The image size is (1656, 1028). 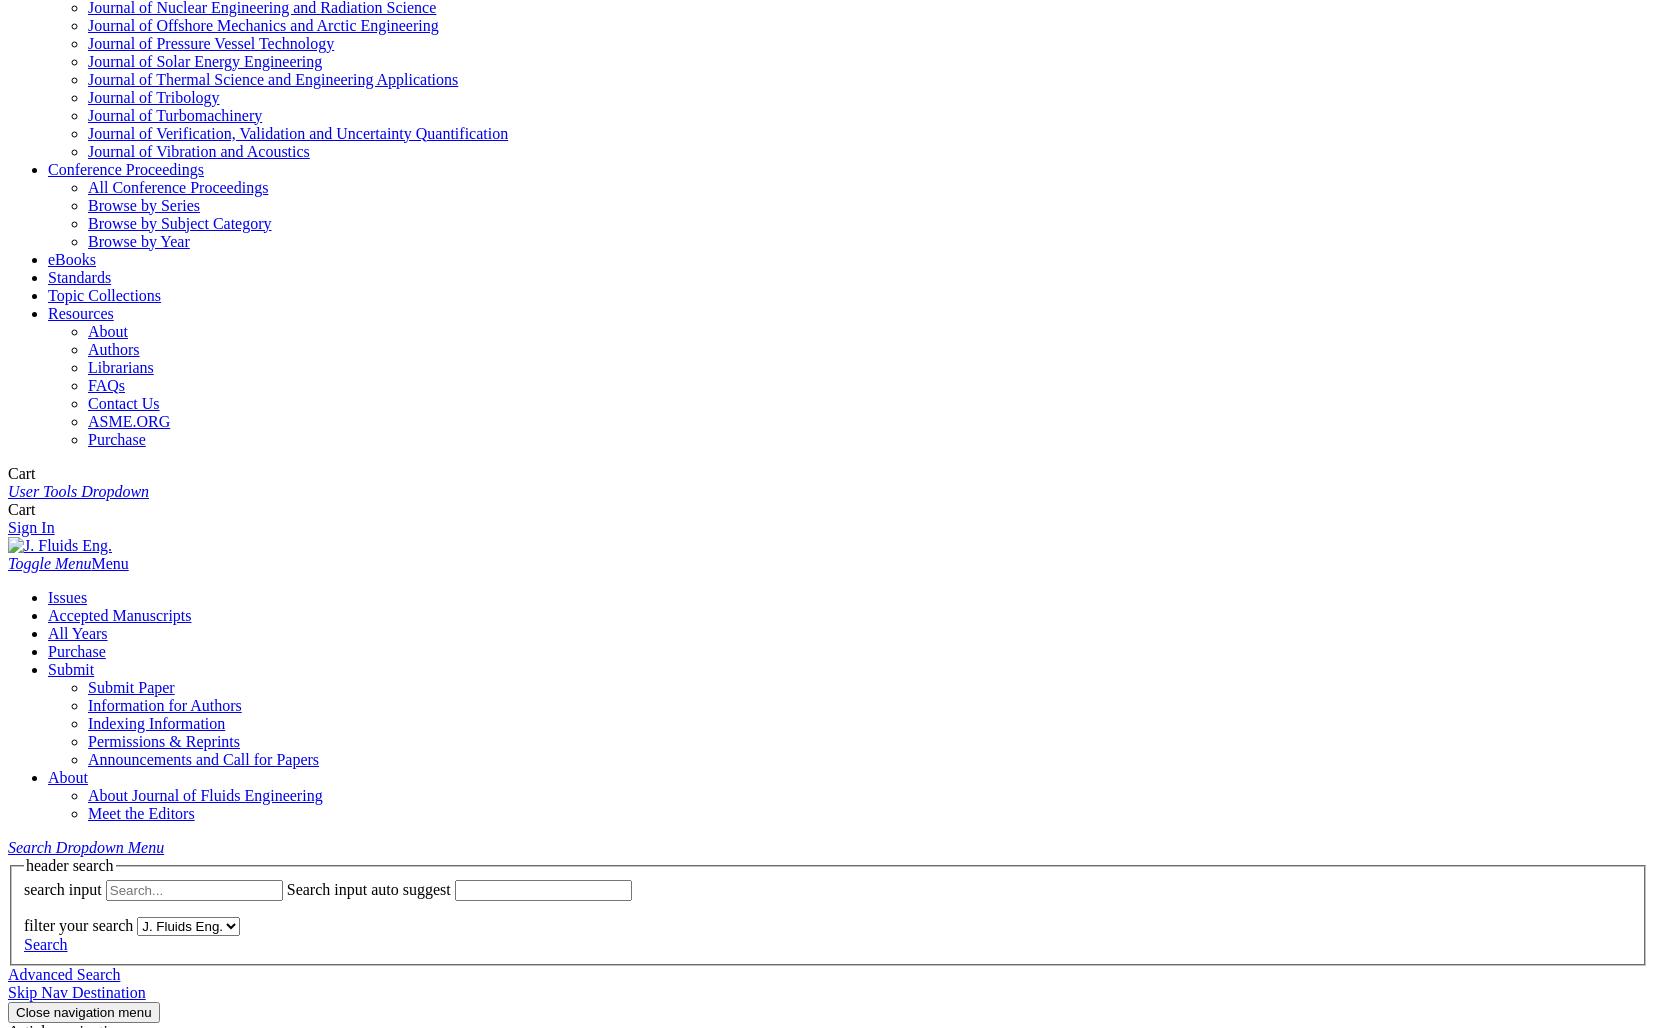 I want to click on 'Search', so click(x=44, y=944).